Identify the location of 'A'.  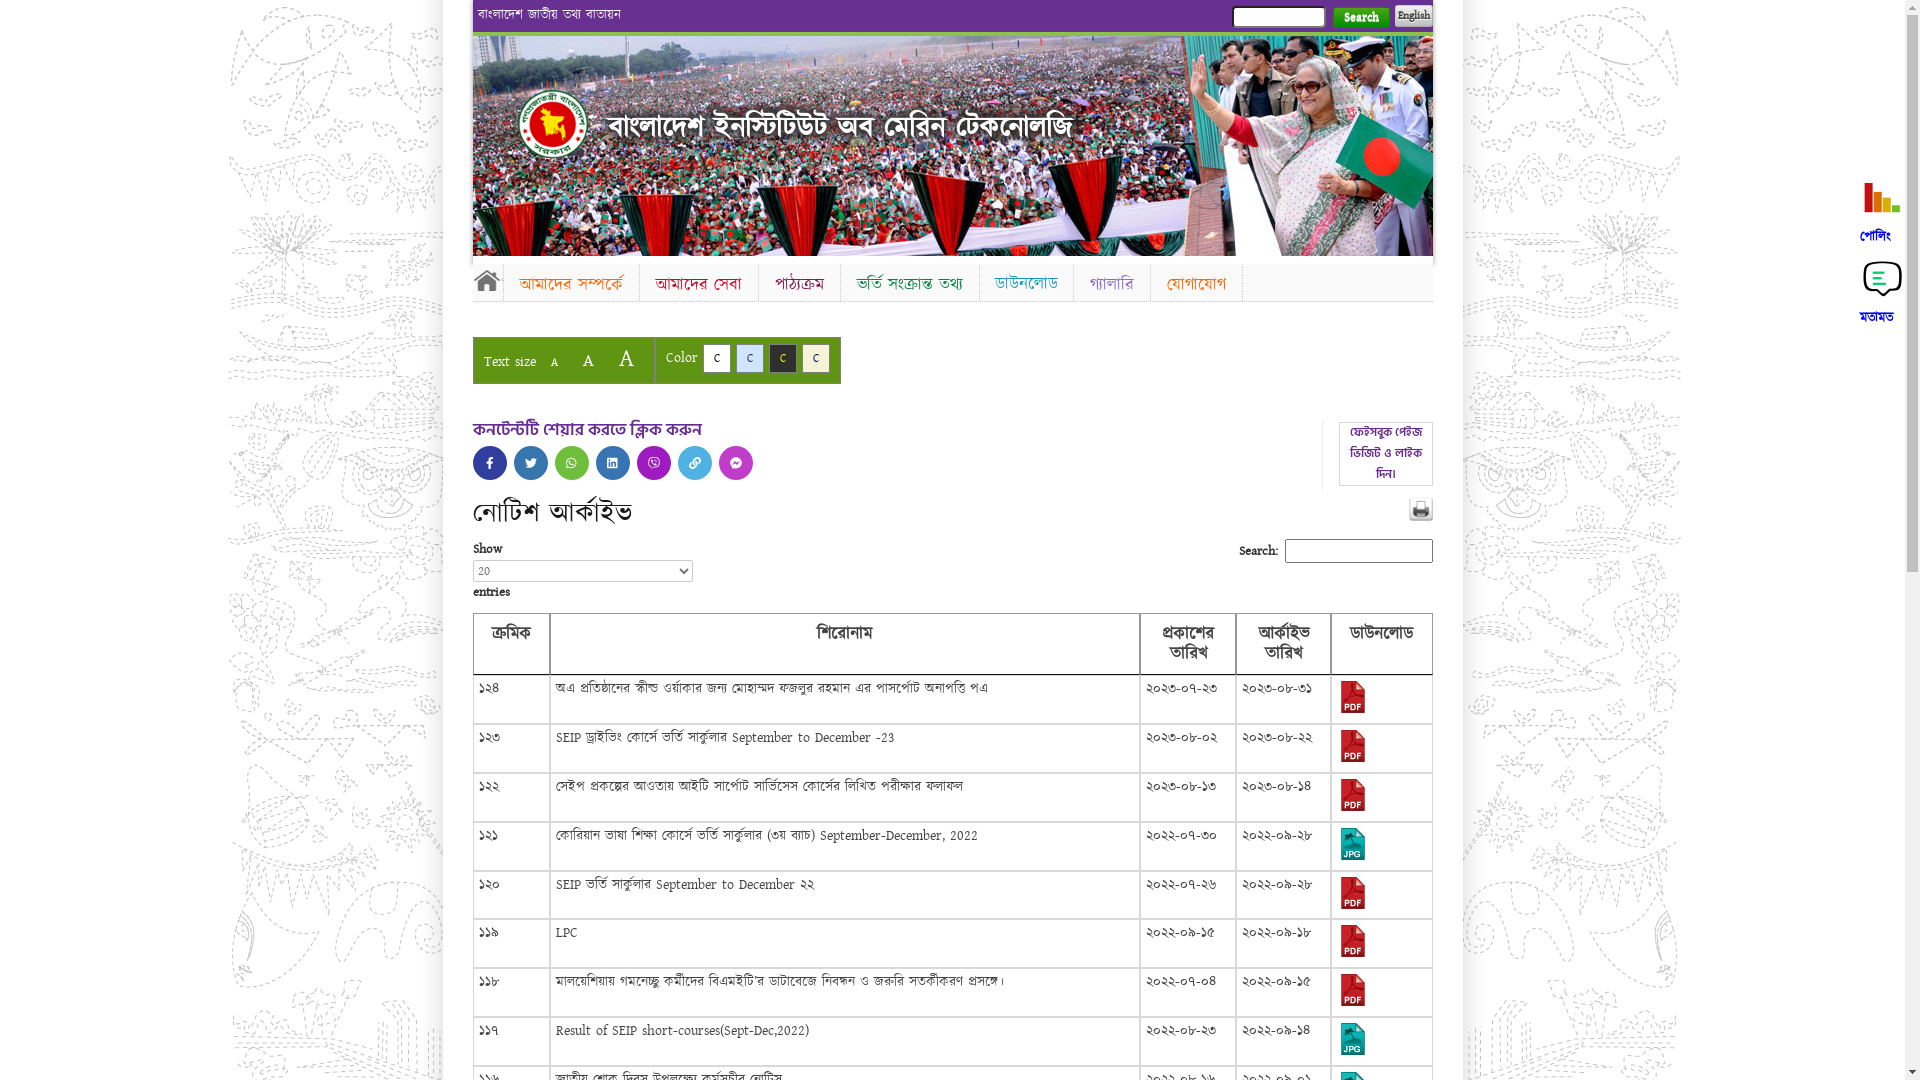
(553, 362).